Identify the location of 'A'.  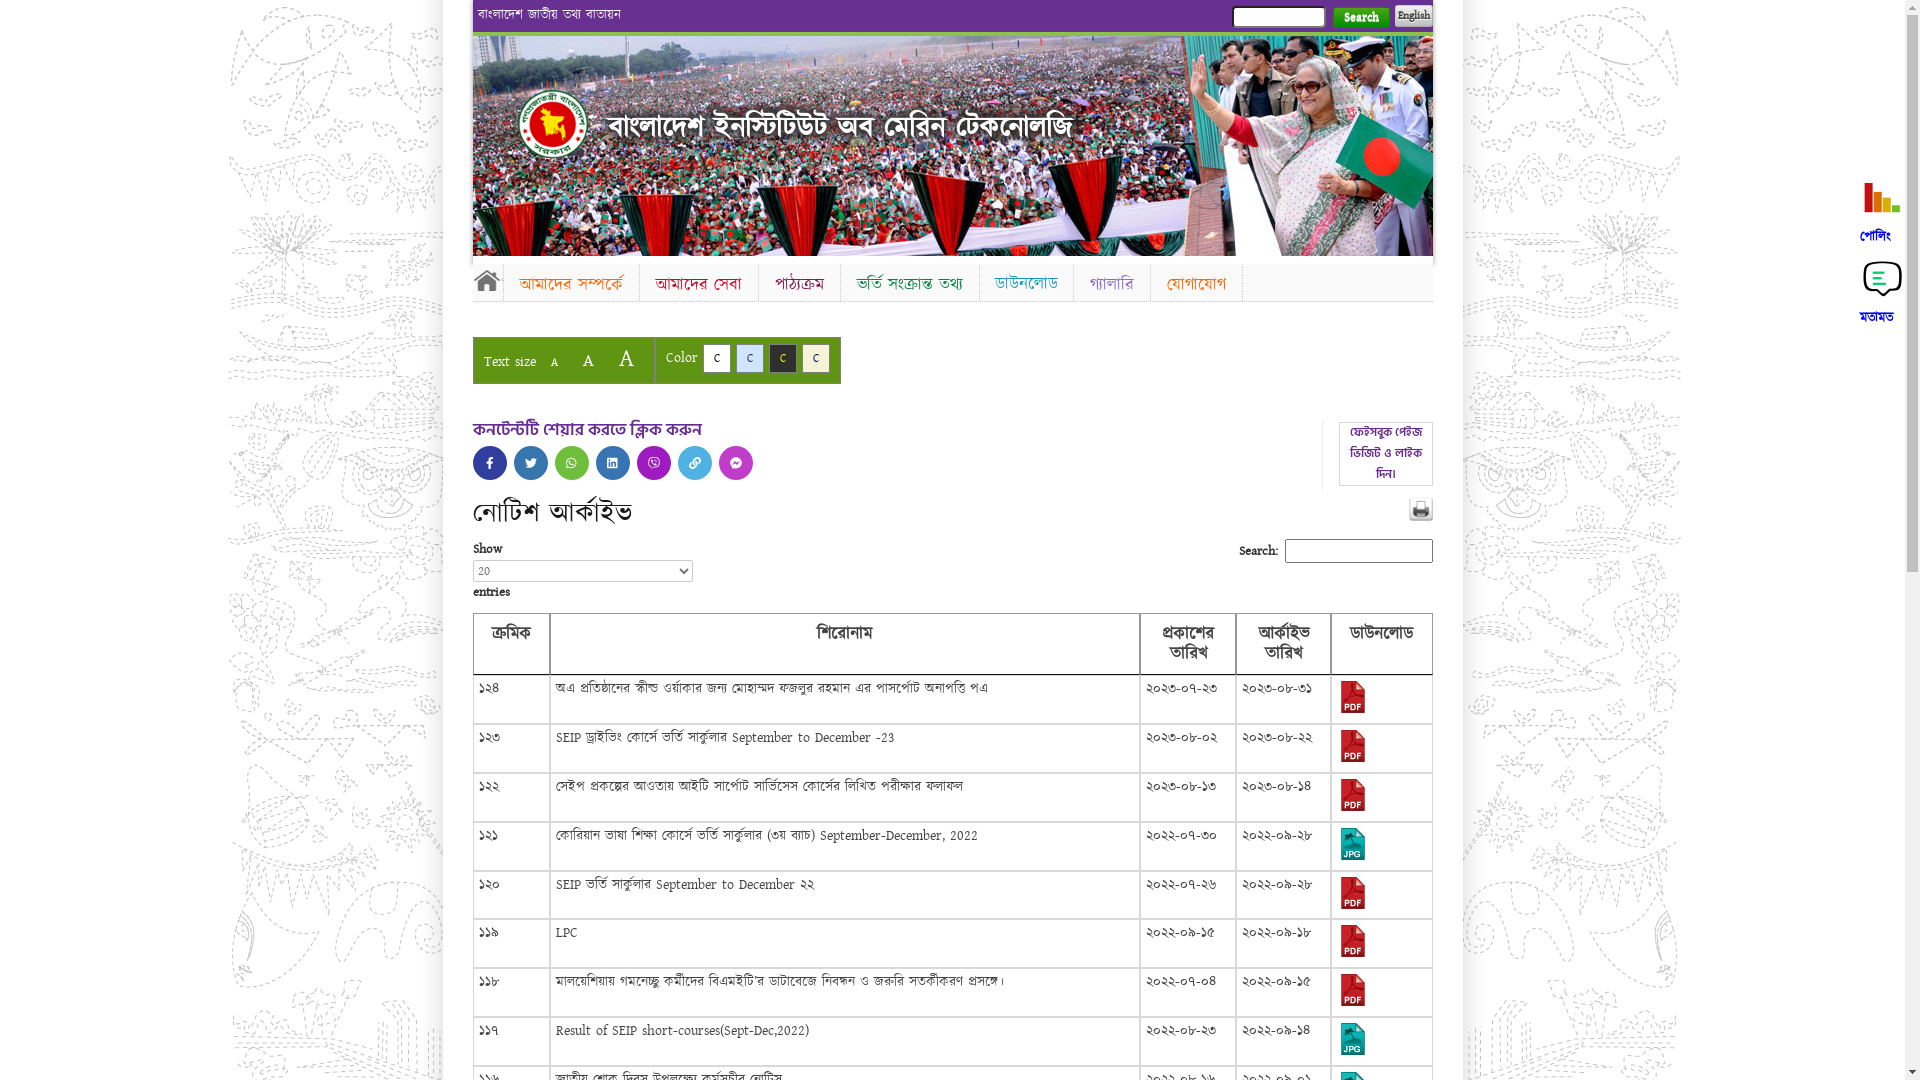
(553, 362).